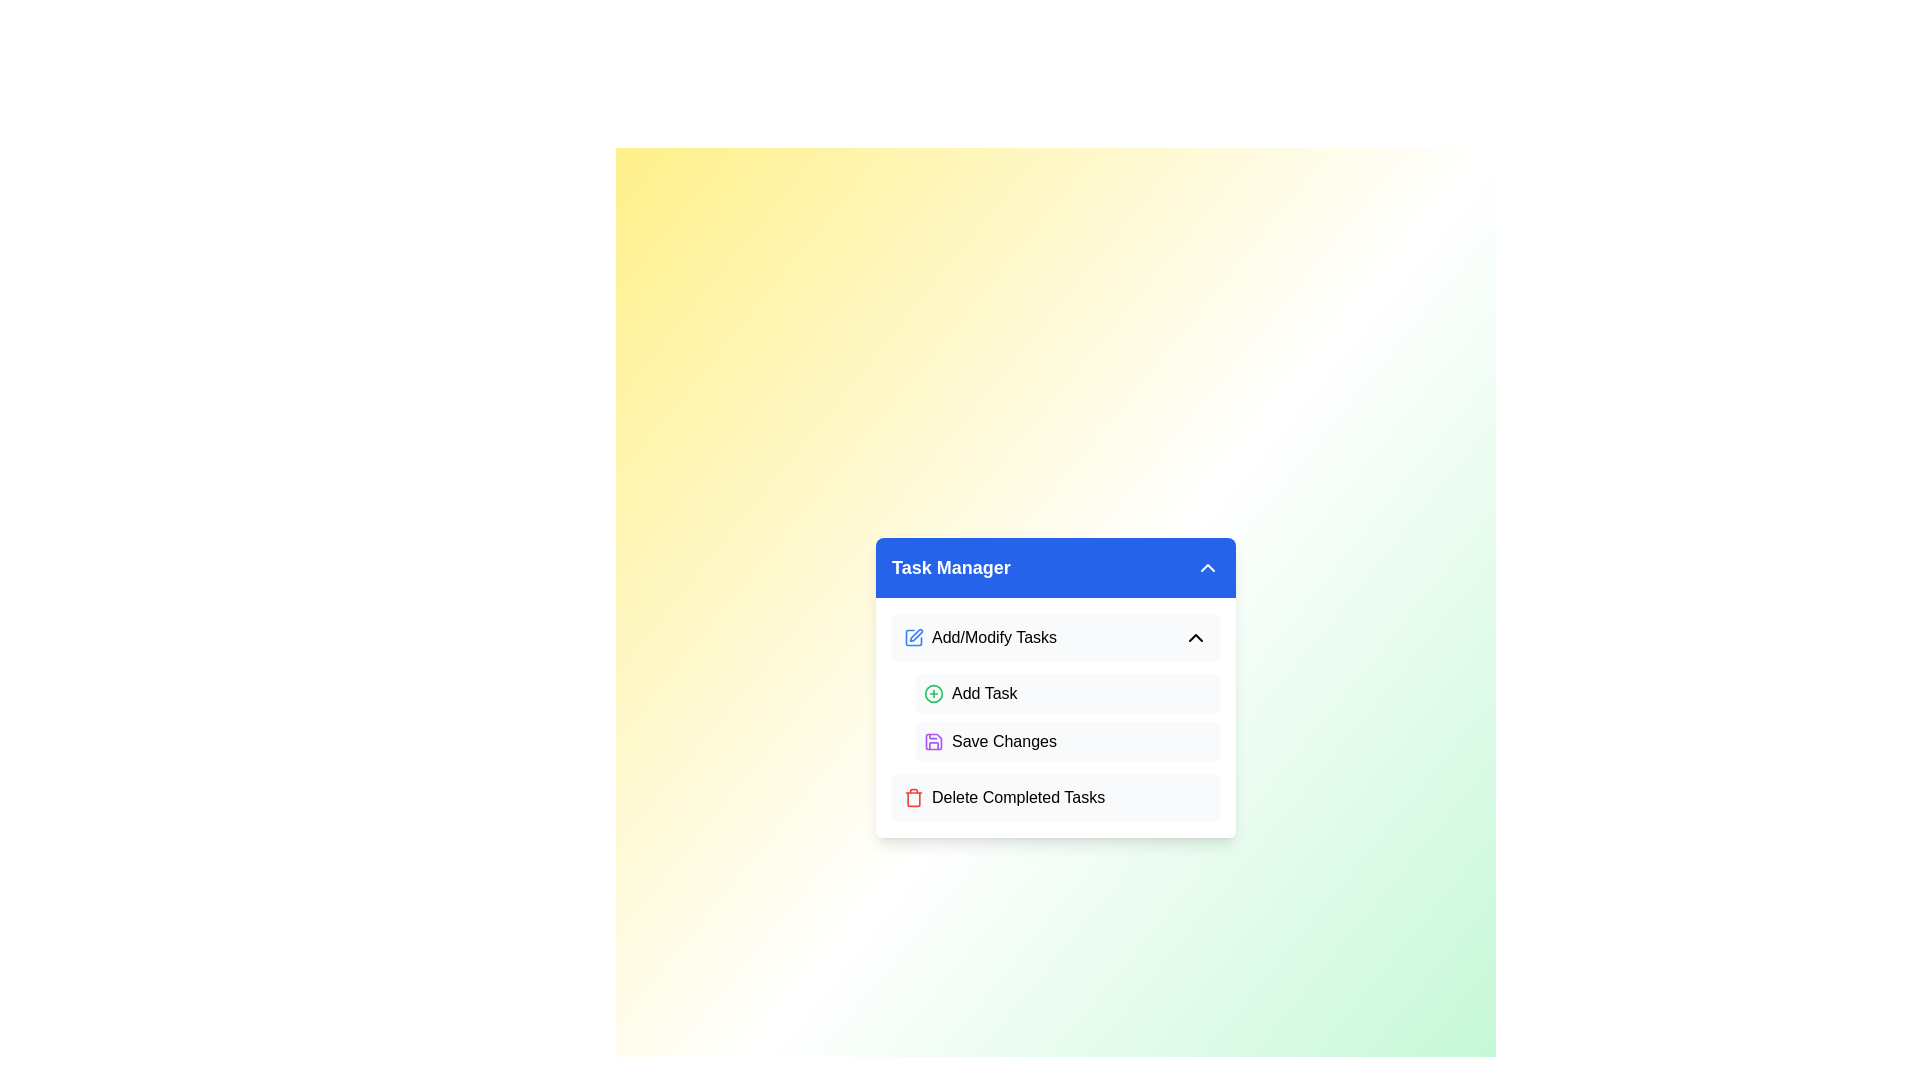 Image resolution: width=1920 pixels, height=1080 pixels. What do you see at coordinates (980, 637) in the screenshot?
I see `the label with icon that indicates the section for adding or modifying tasks, located directly below the 'Task Manager' header` at bounding box center [980, 637].